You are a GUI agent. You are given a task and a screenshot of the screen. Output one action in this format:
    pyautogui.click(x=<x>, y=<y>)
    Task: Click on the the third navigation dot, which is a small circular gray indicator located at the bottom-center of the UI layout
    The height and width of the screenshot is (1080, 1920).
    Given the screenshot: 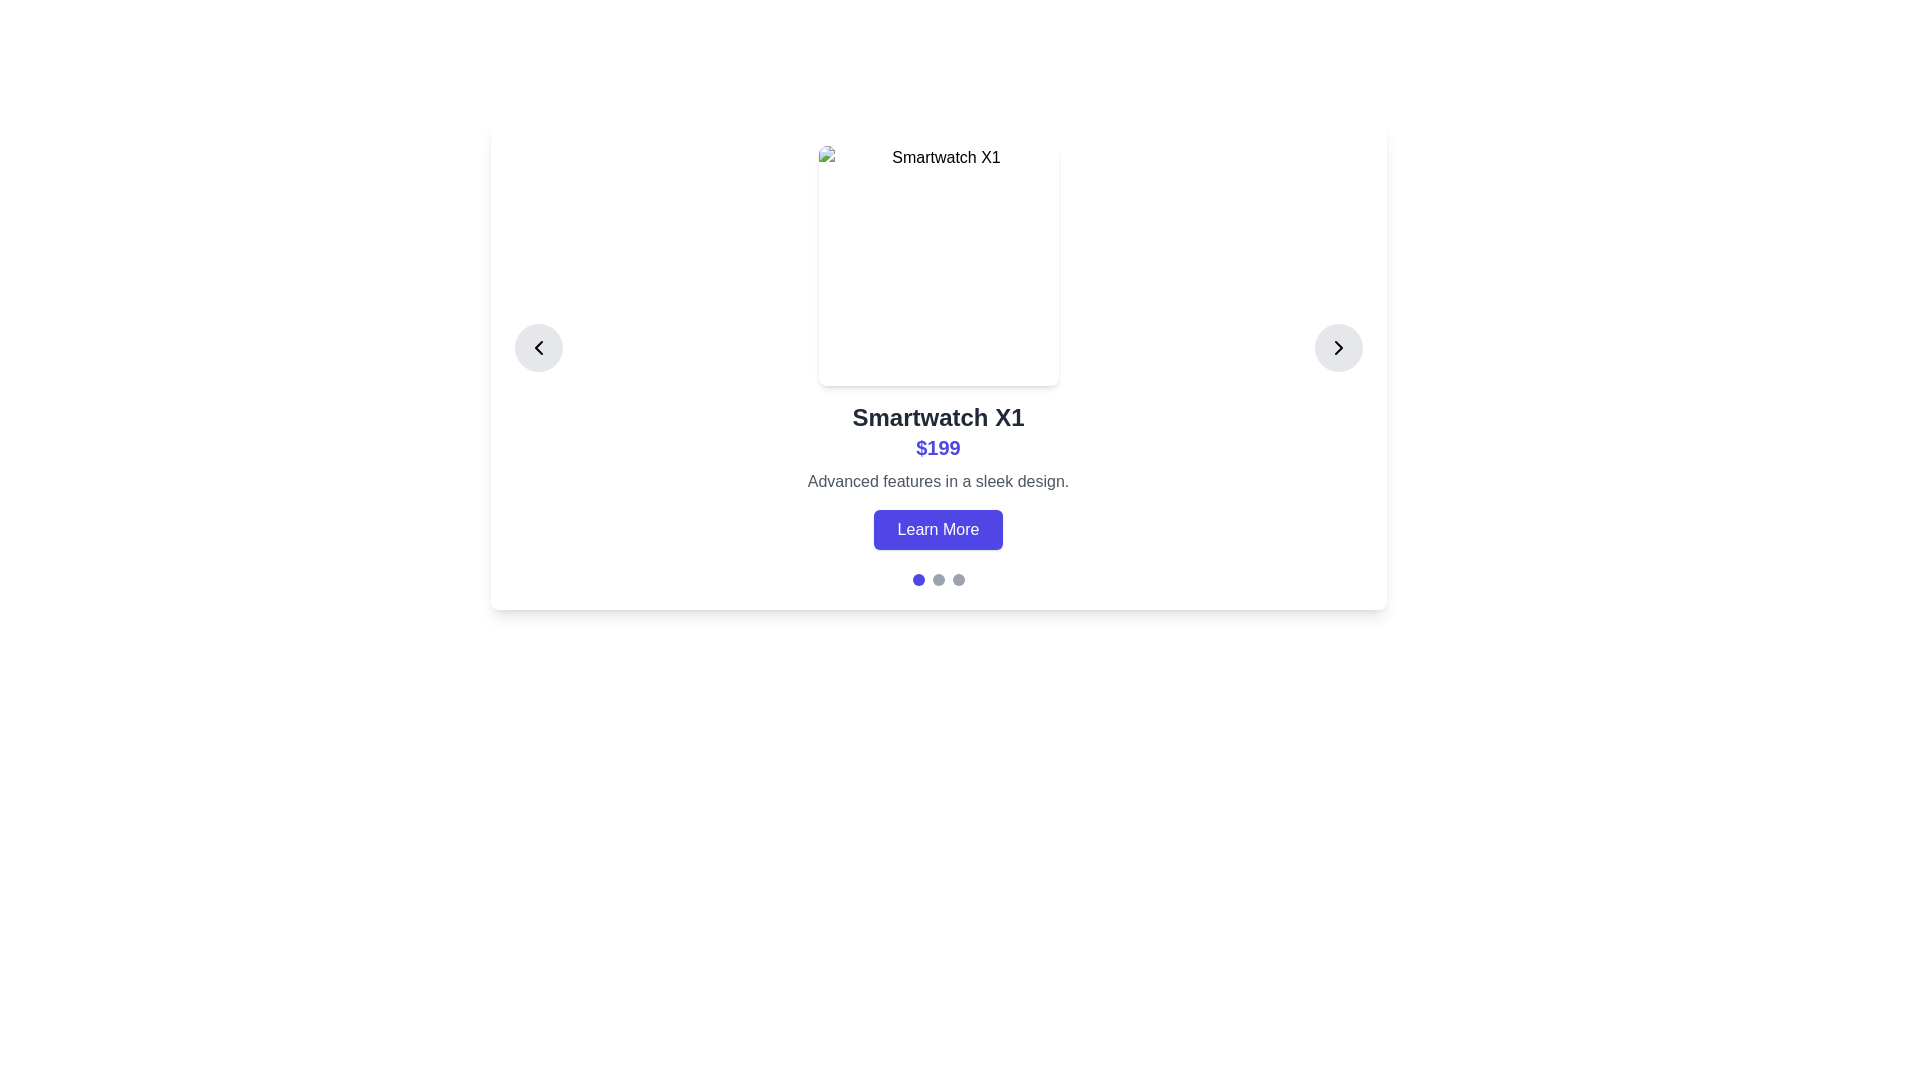 What is the action you would take?
    pyautogui.click(x=957, y=579)
    